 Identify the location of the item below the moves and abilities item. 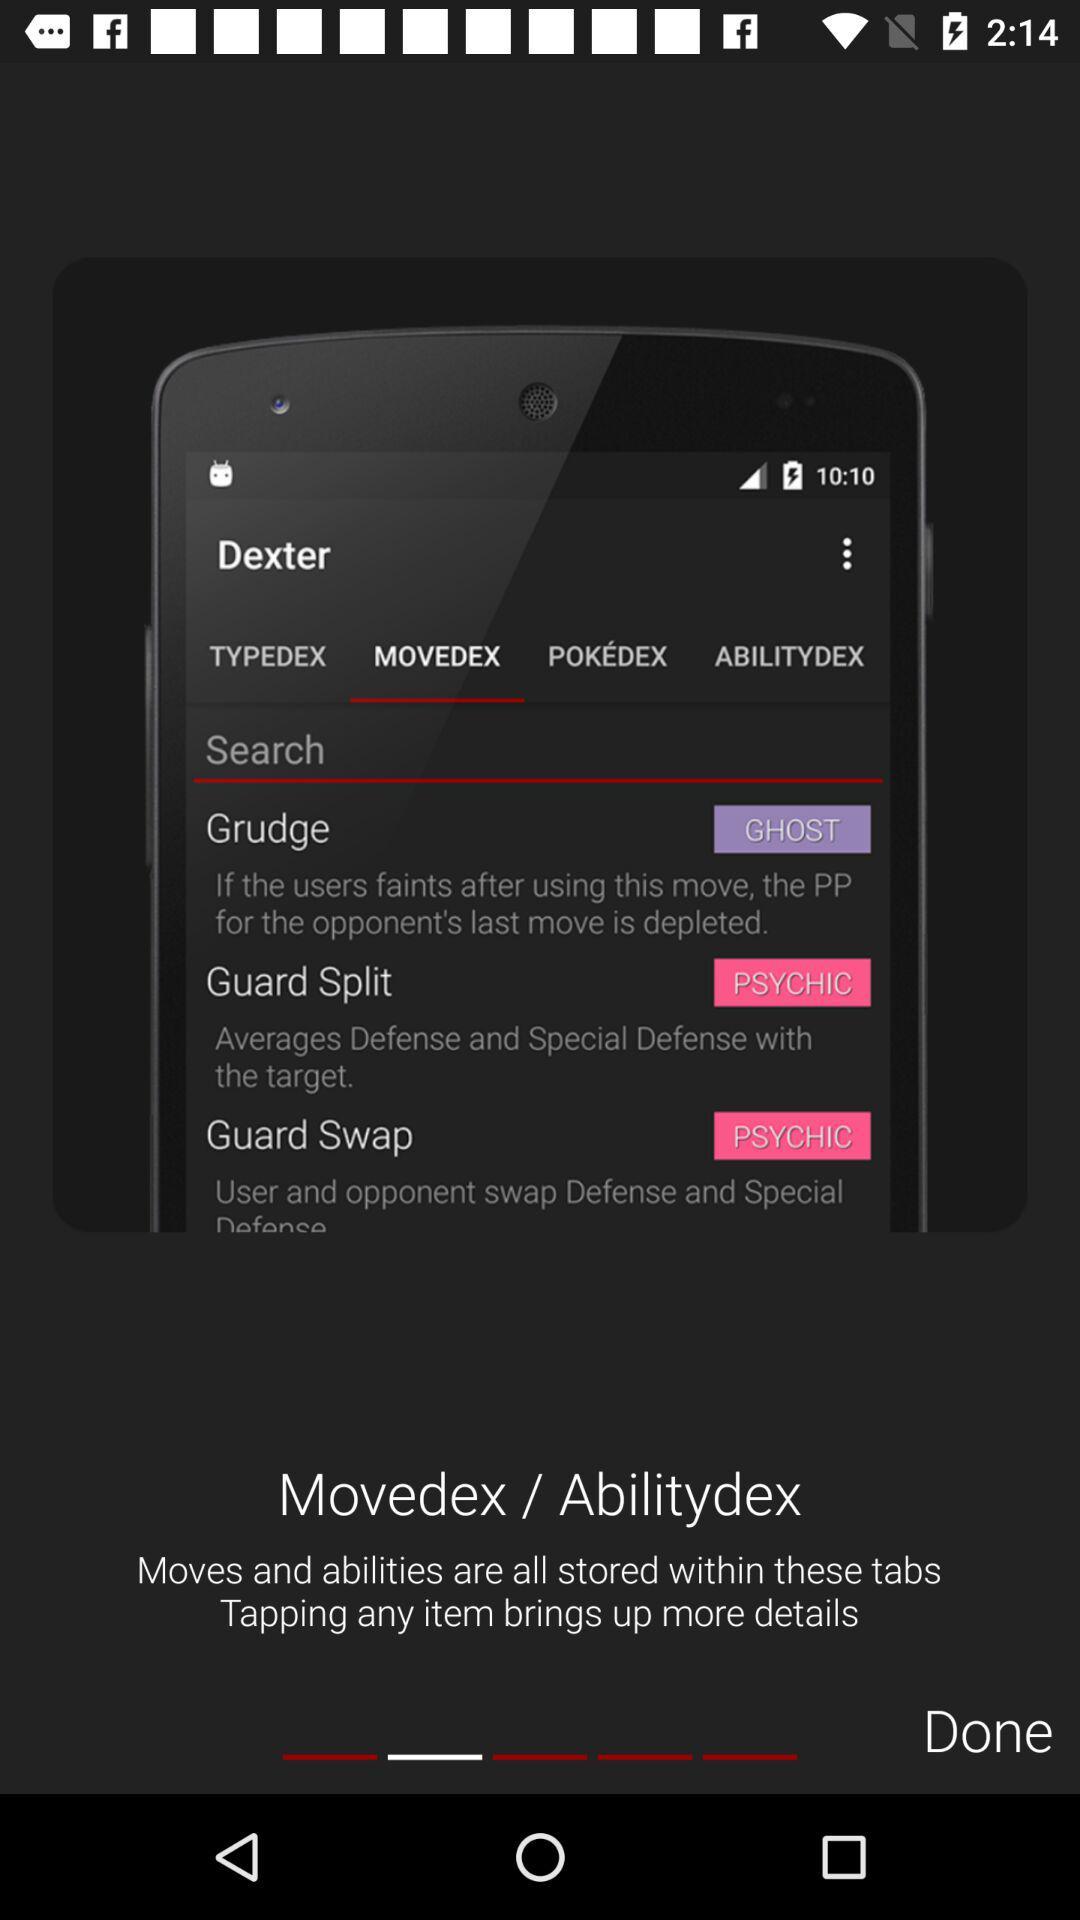
(540, 1756).